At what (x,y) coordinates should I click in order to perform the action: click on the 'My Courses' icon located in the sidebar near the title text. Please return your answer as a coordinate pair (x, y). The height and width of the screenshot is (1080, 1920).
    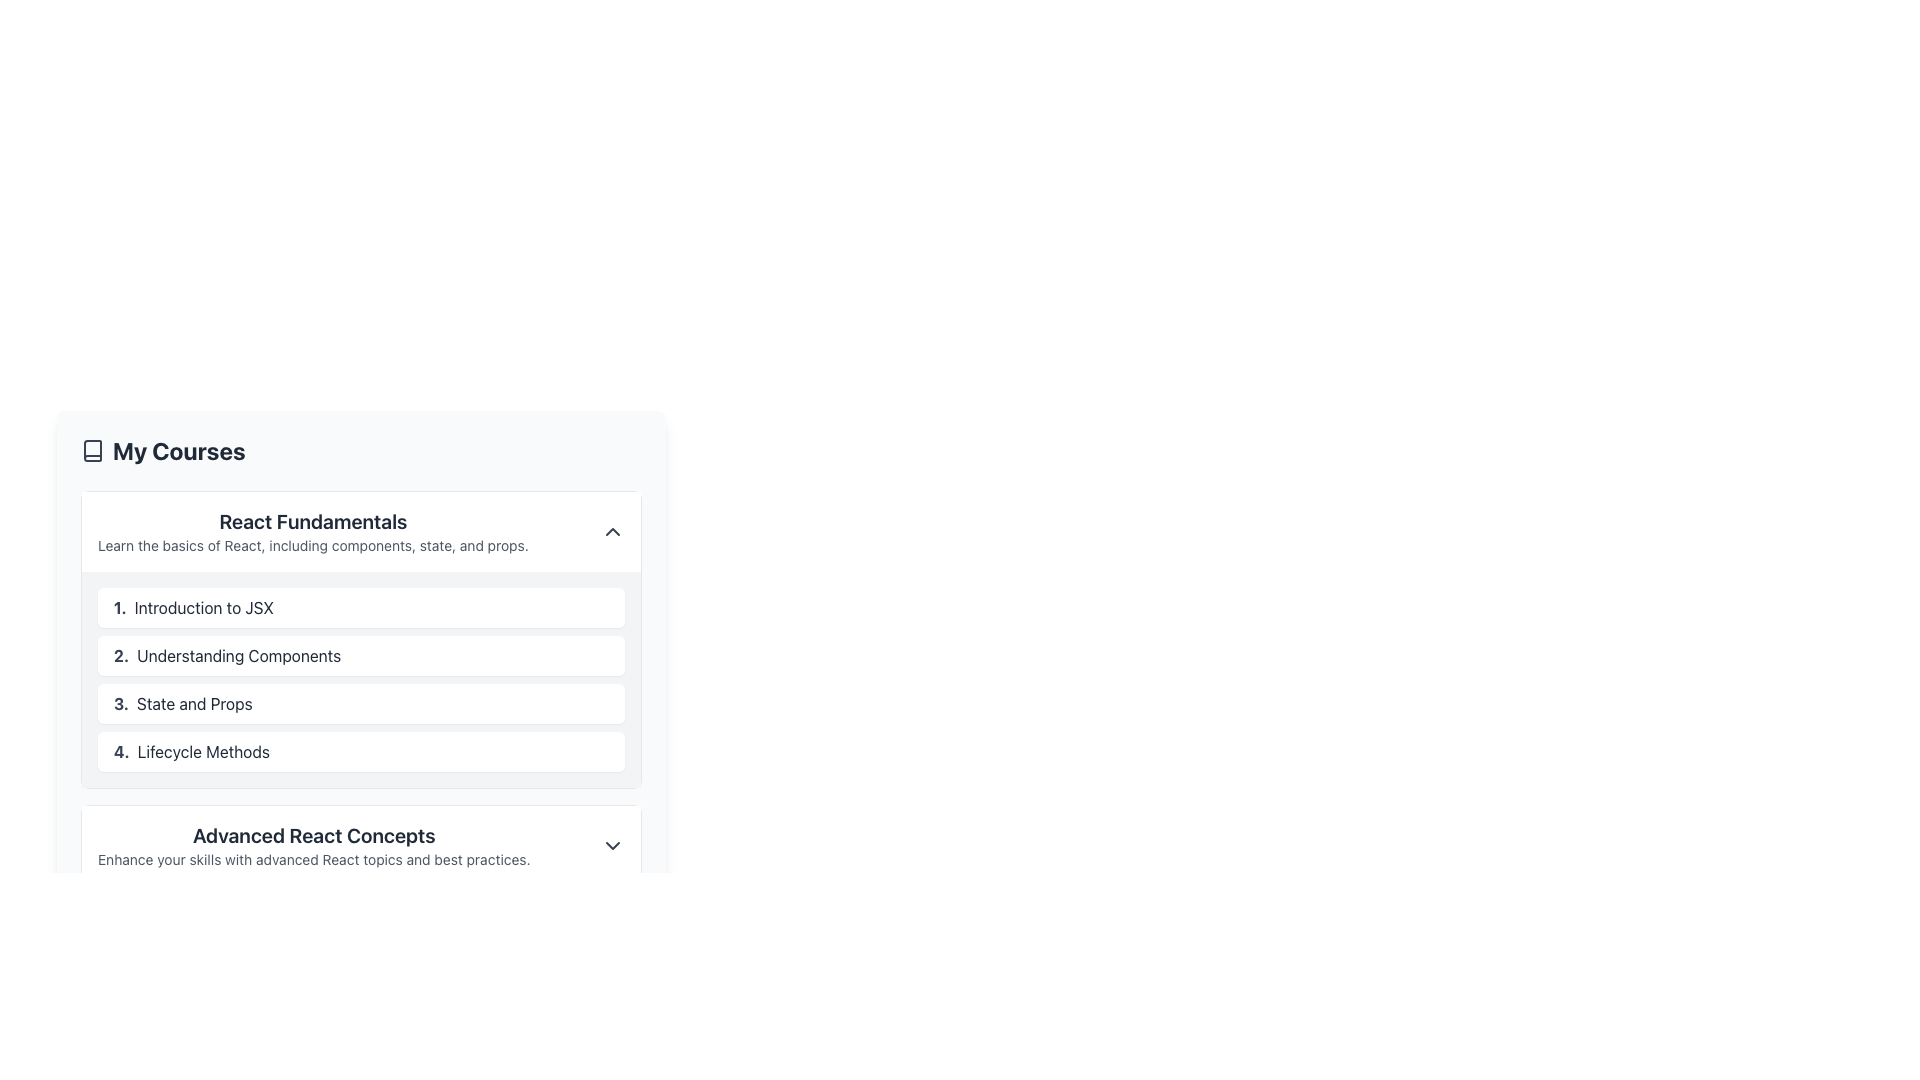
    Looking at the image, I should click on (91, 451).